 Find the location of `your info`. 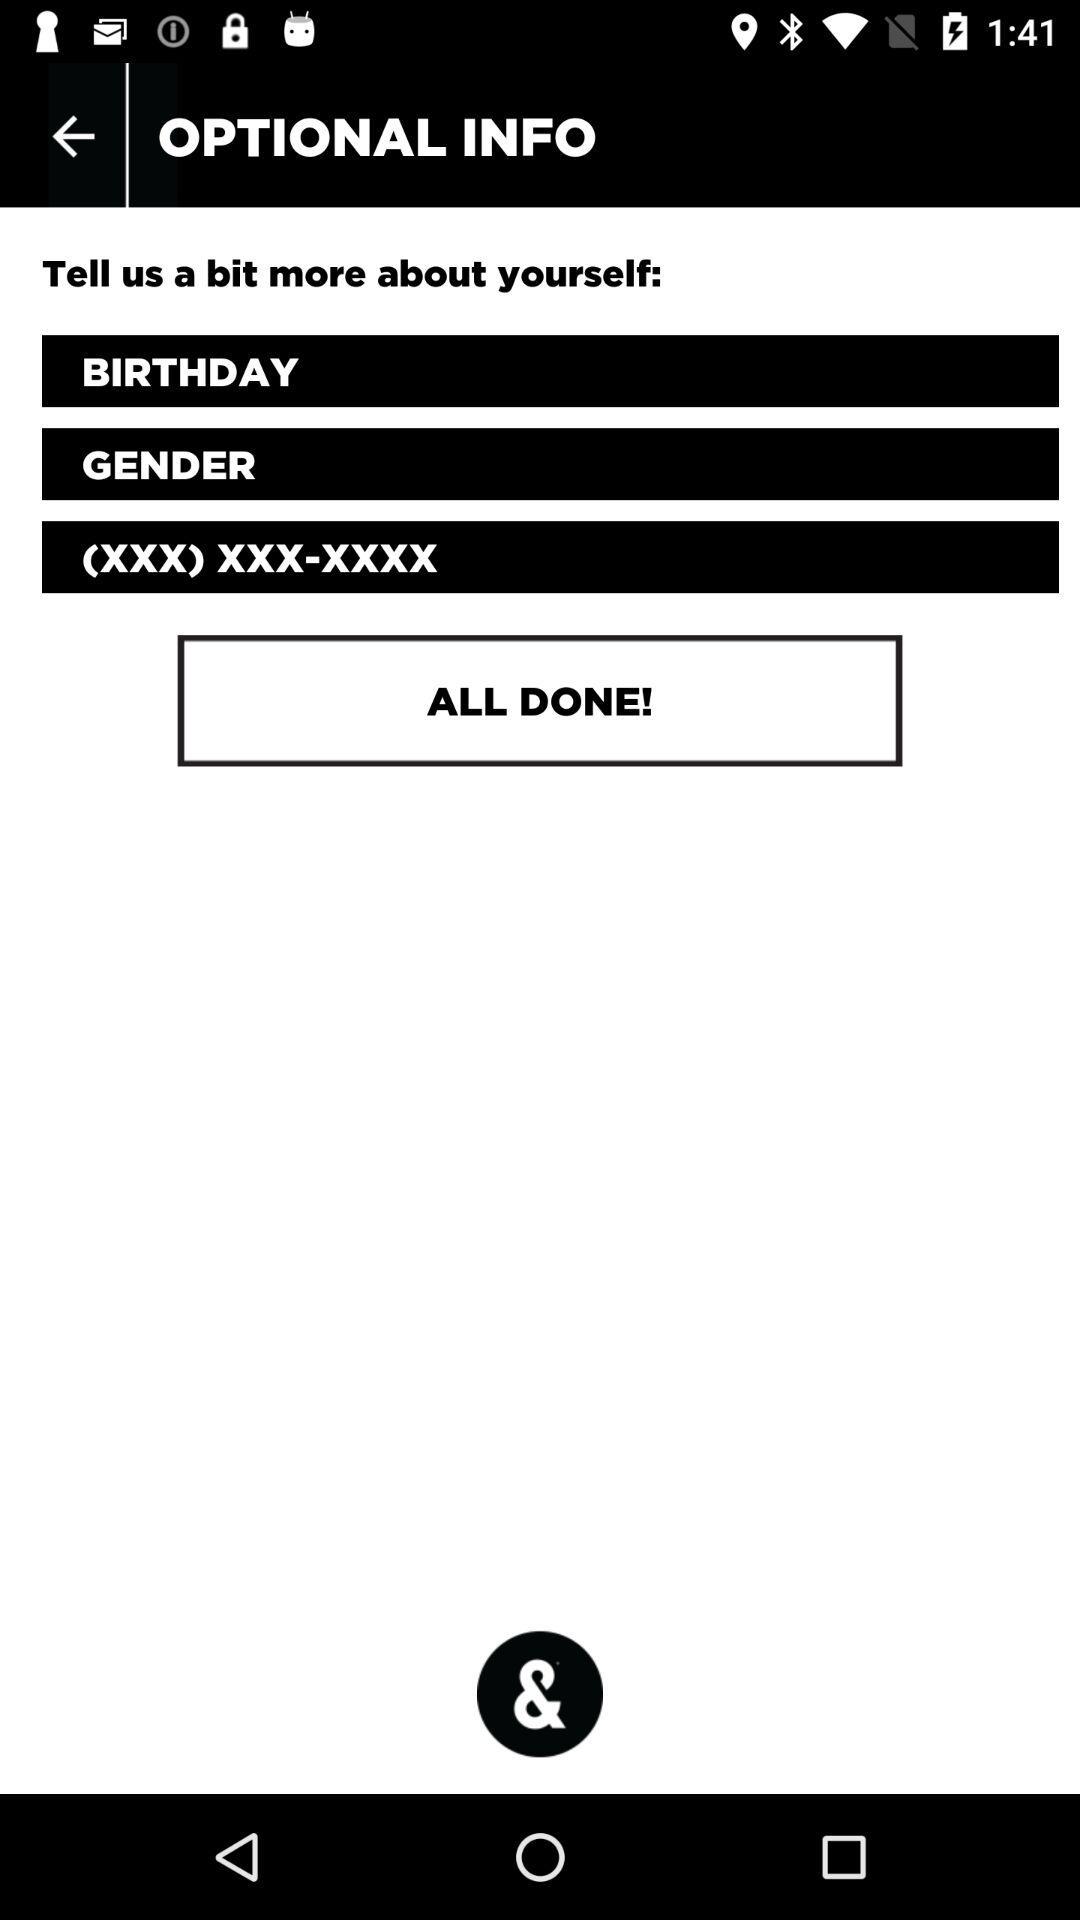

your info is located at coordinates (550, 371).